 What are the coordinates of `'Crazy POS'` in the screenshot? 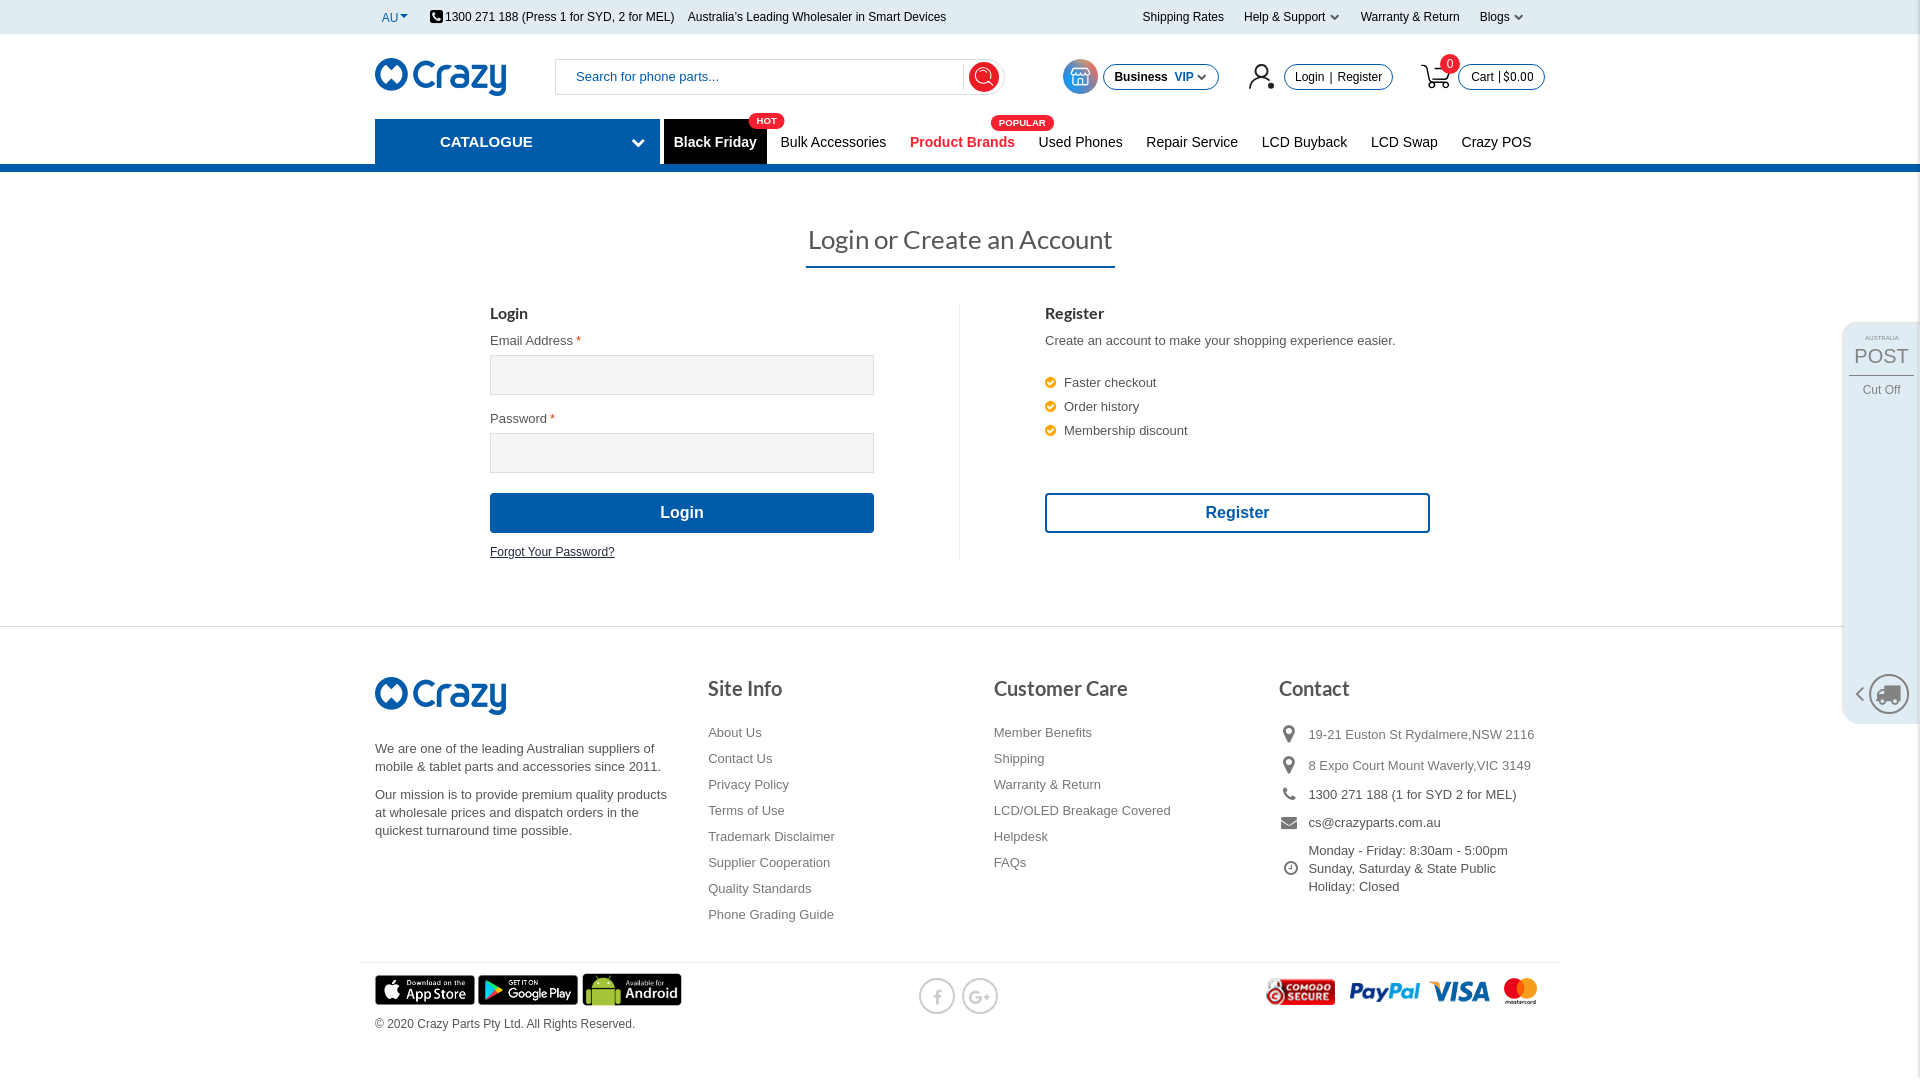 It's located at (1497, 141).